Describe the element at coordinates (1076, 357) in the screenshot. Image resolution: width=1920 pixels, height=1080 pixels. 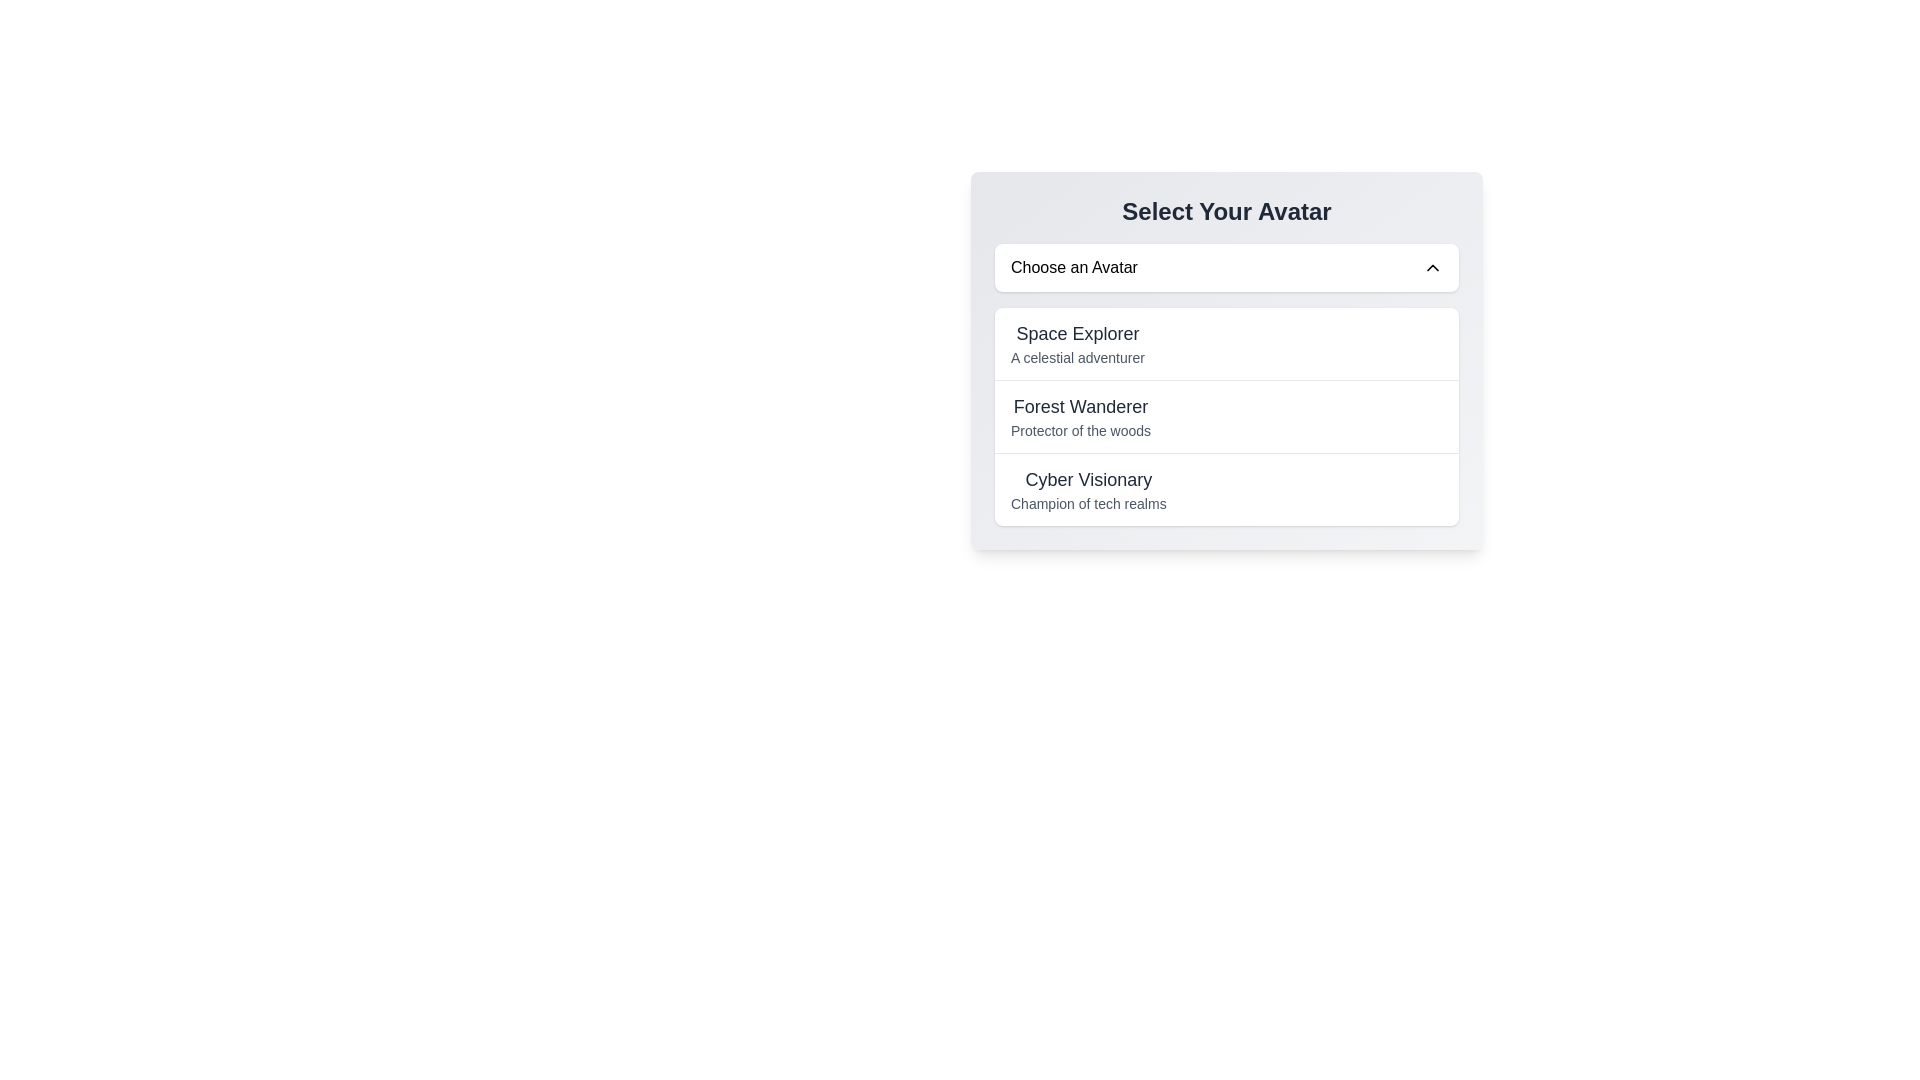
I see `the text label reading 'A celestial adventurer' that is styled in smaller gray text, located beneath 'Space Explorer' in the dropdown card labeled 'Select Your Avatar'` at that location.